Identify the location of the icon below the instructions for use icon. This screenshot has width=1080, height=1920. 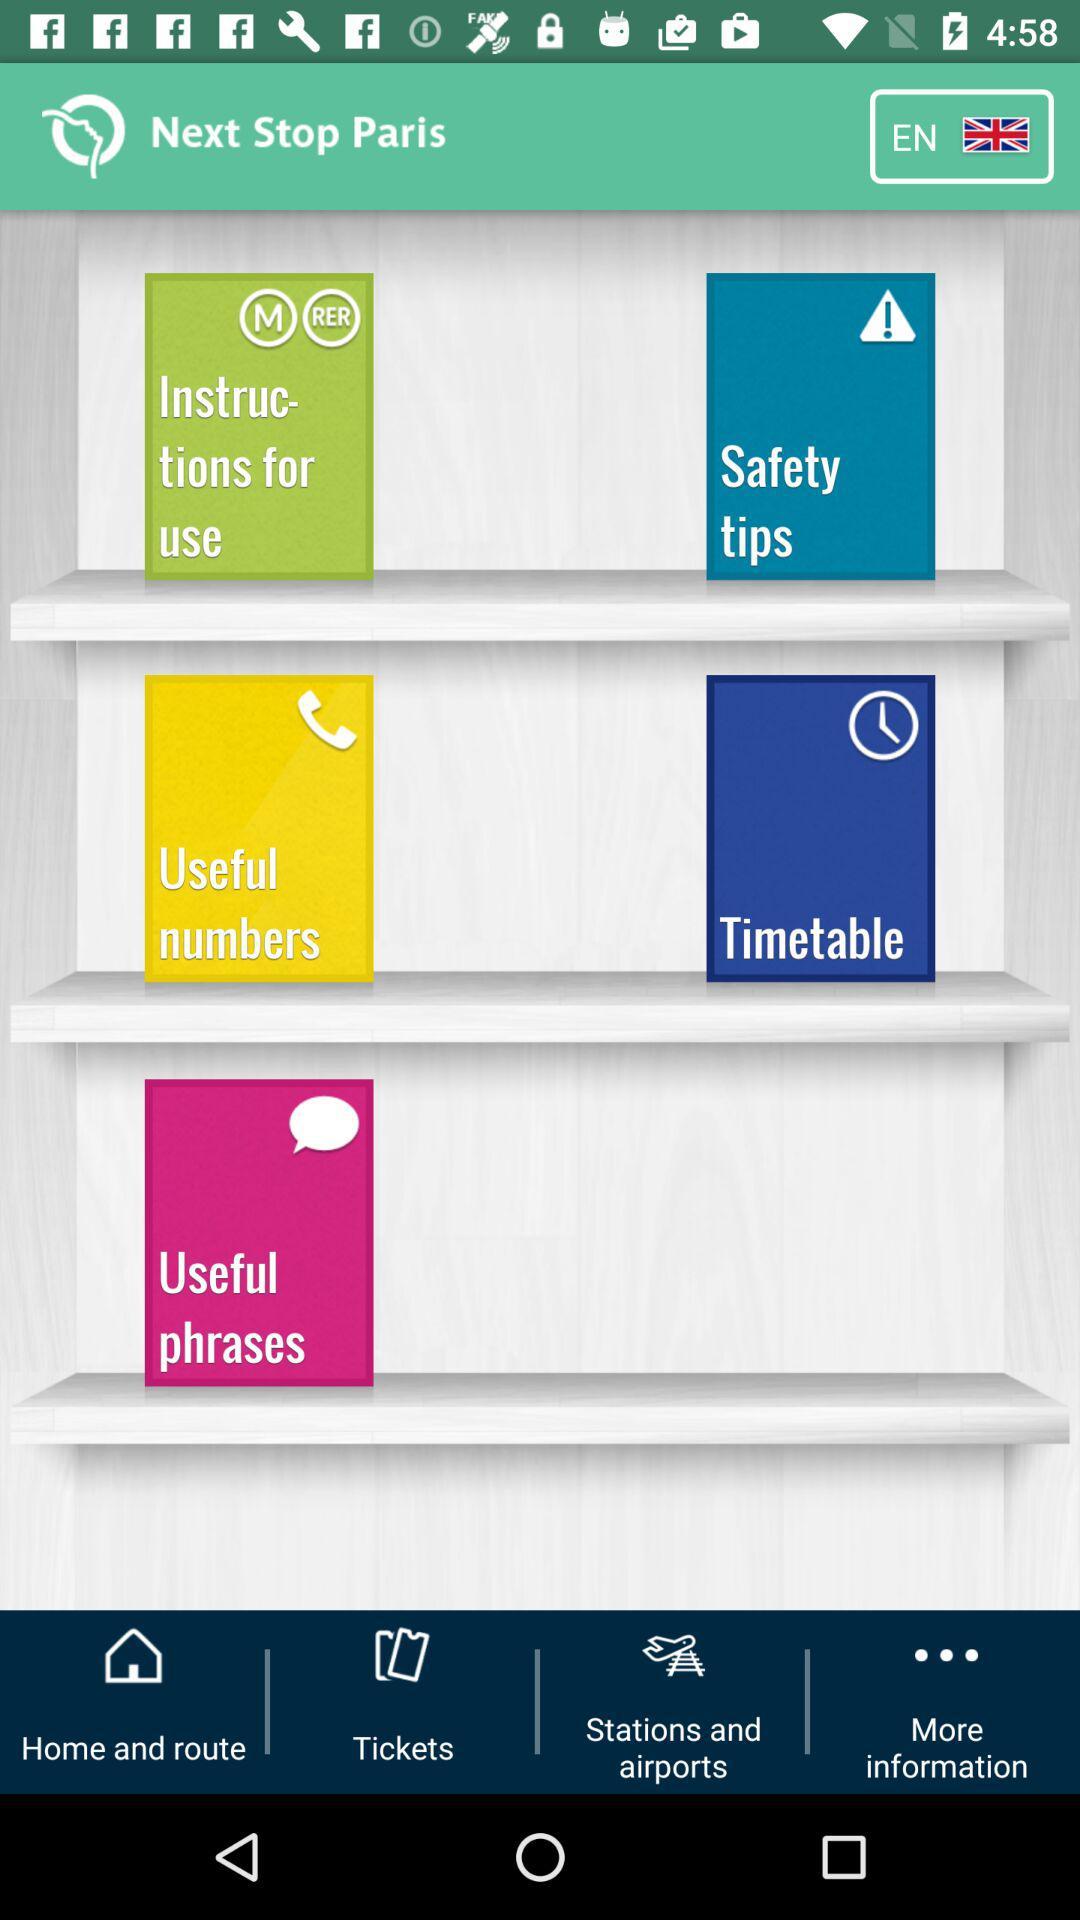
(258, 837).